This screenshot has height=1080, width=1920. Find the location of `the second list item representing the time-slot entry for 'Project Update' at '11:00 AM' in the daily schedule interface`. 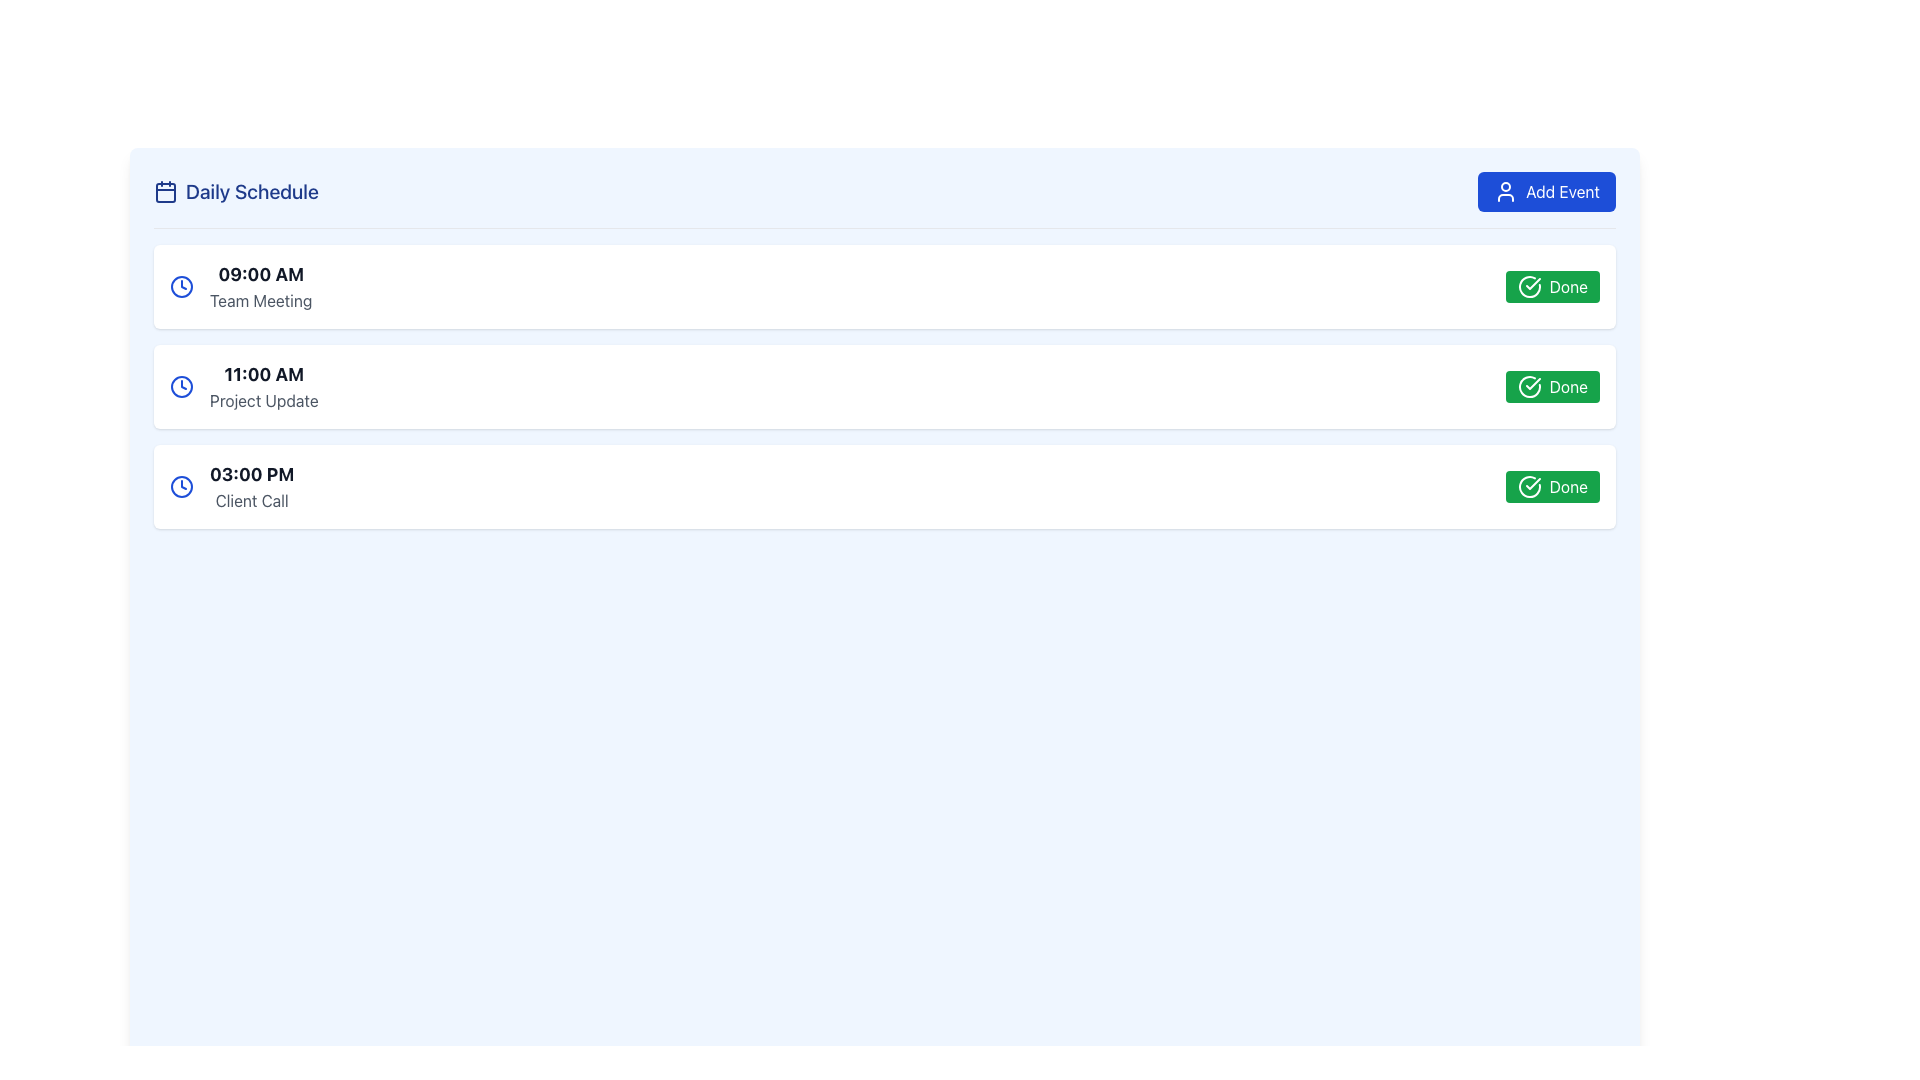

the second list item representing the time-slot entry for 'Project Update' at '11:00 AM' in the daily schedule interface is located at coordinates (883, 386).